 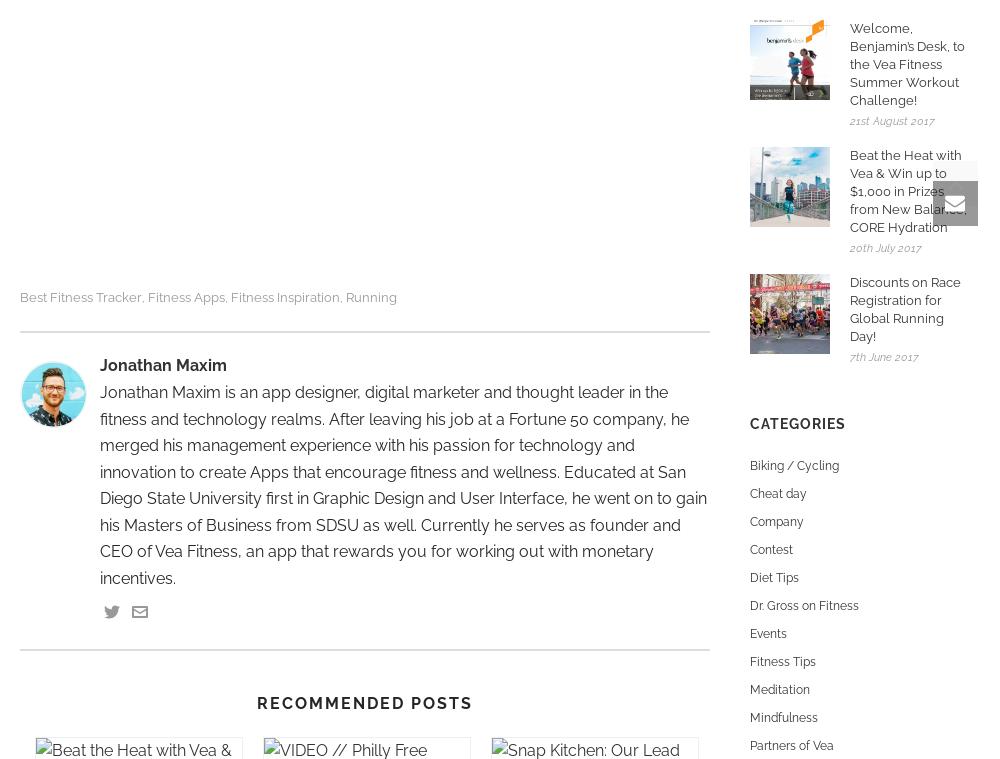 I want to click on 'Categories', so click(x=798, y=422).